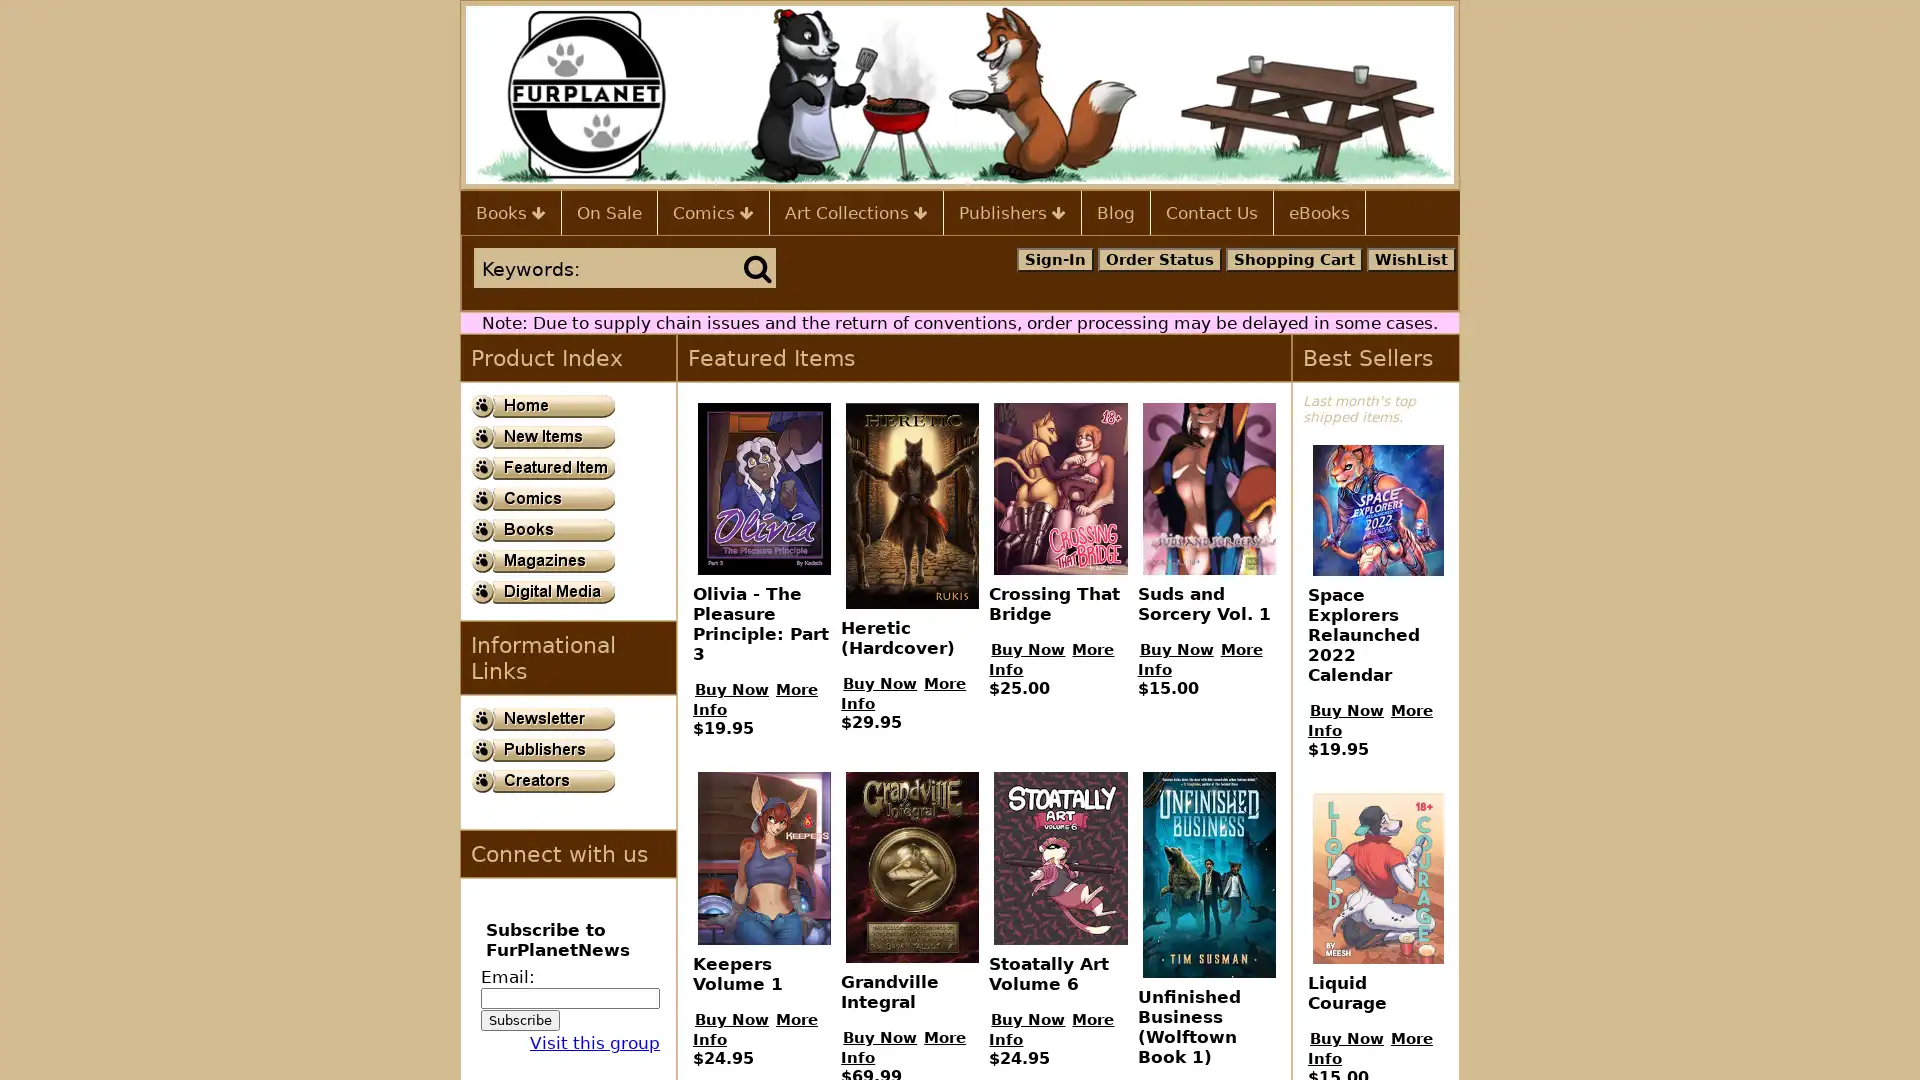 This screenshot has width=1920, height=1080. Describe the element at coordinates (1054, 257) in the screenshot. I see `Sign-In` at that location.